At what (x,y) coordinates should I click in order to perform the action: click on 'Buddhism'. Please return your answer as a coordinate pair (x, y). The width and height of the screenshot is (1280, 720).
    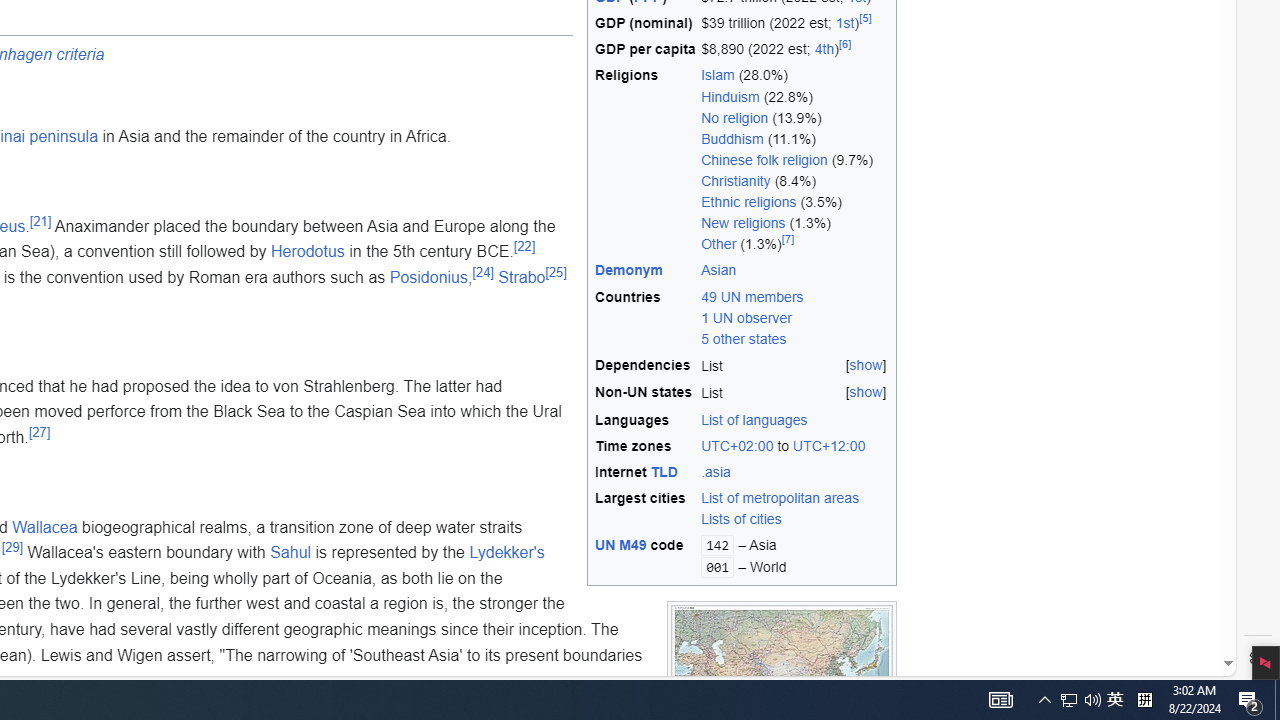
    Looking at the image, I should click on (731, 137).